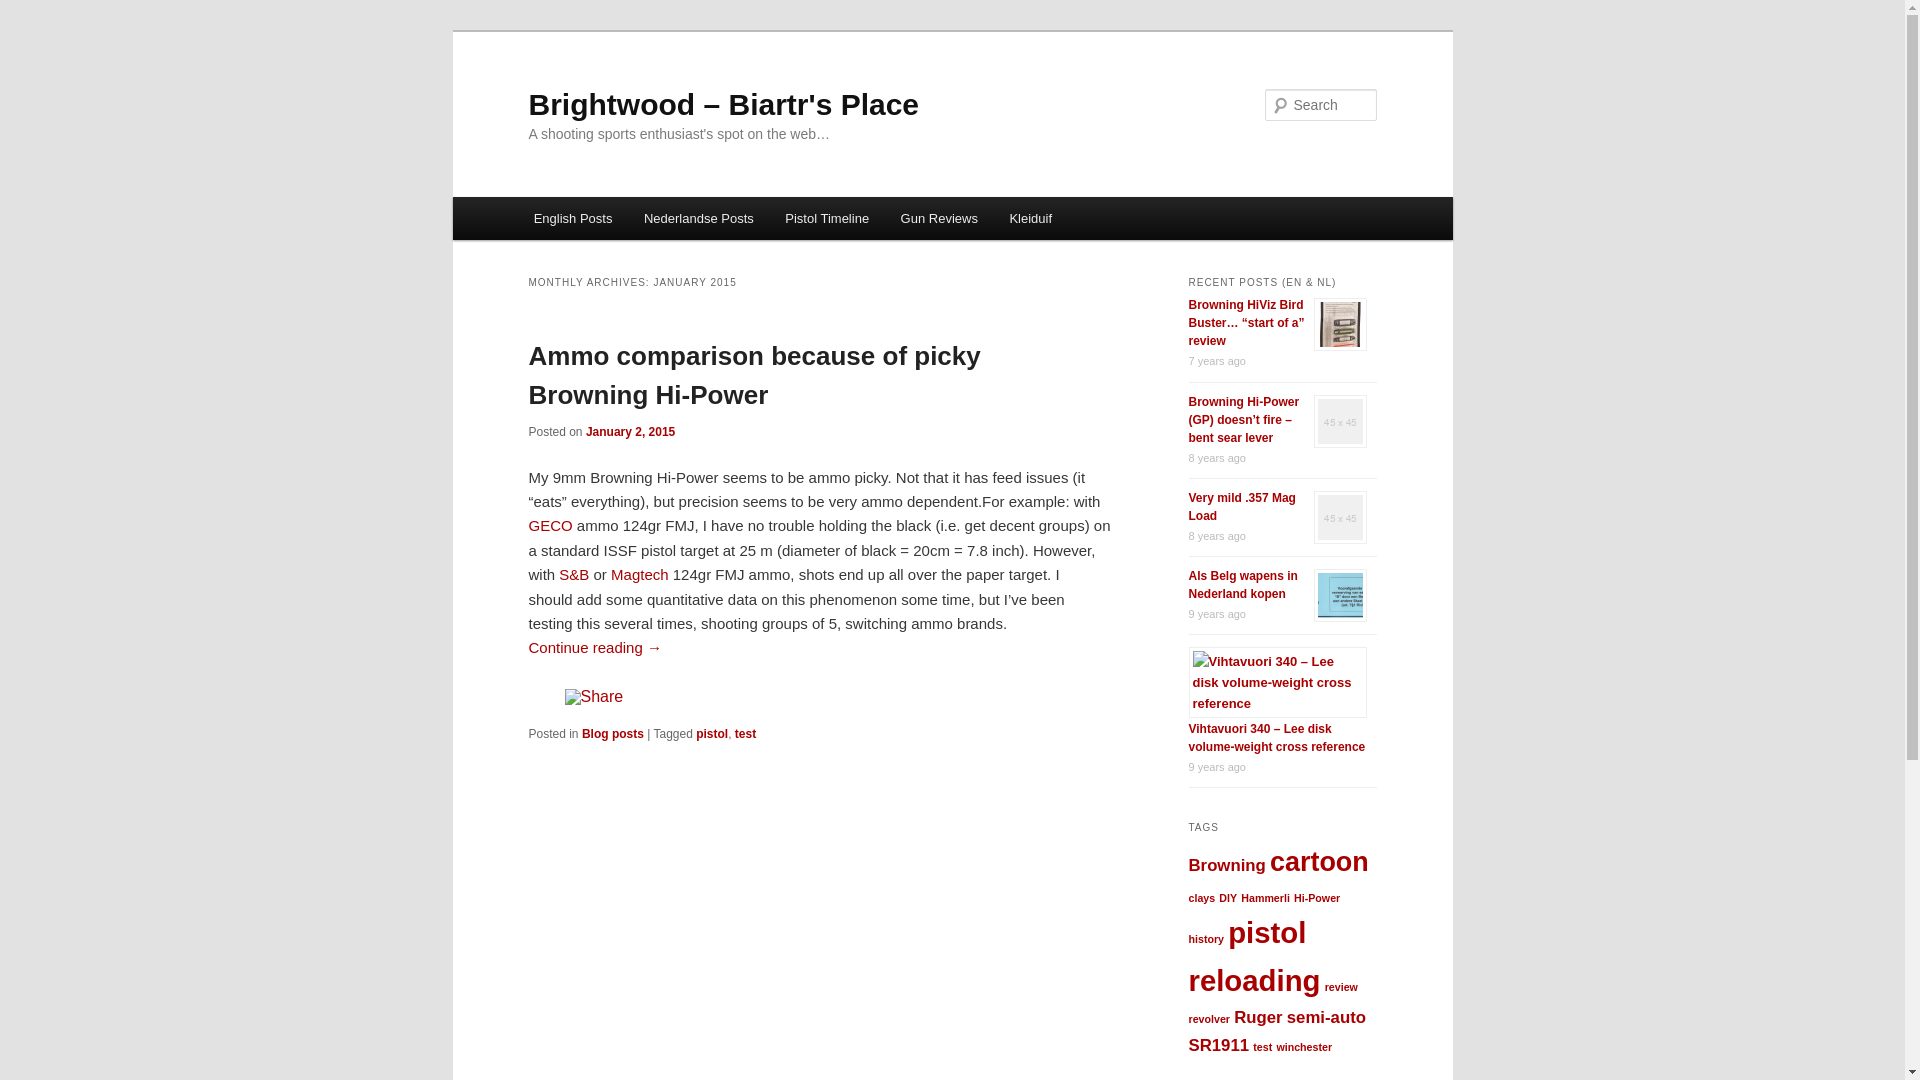 This screenshot has width=1920, height=1080. Describe the element at coordinates (573, 574) in the screenshot. I see `'S&B'` at that location.